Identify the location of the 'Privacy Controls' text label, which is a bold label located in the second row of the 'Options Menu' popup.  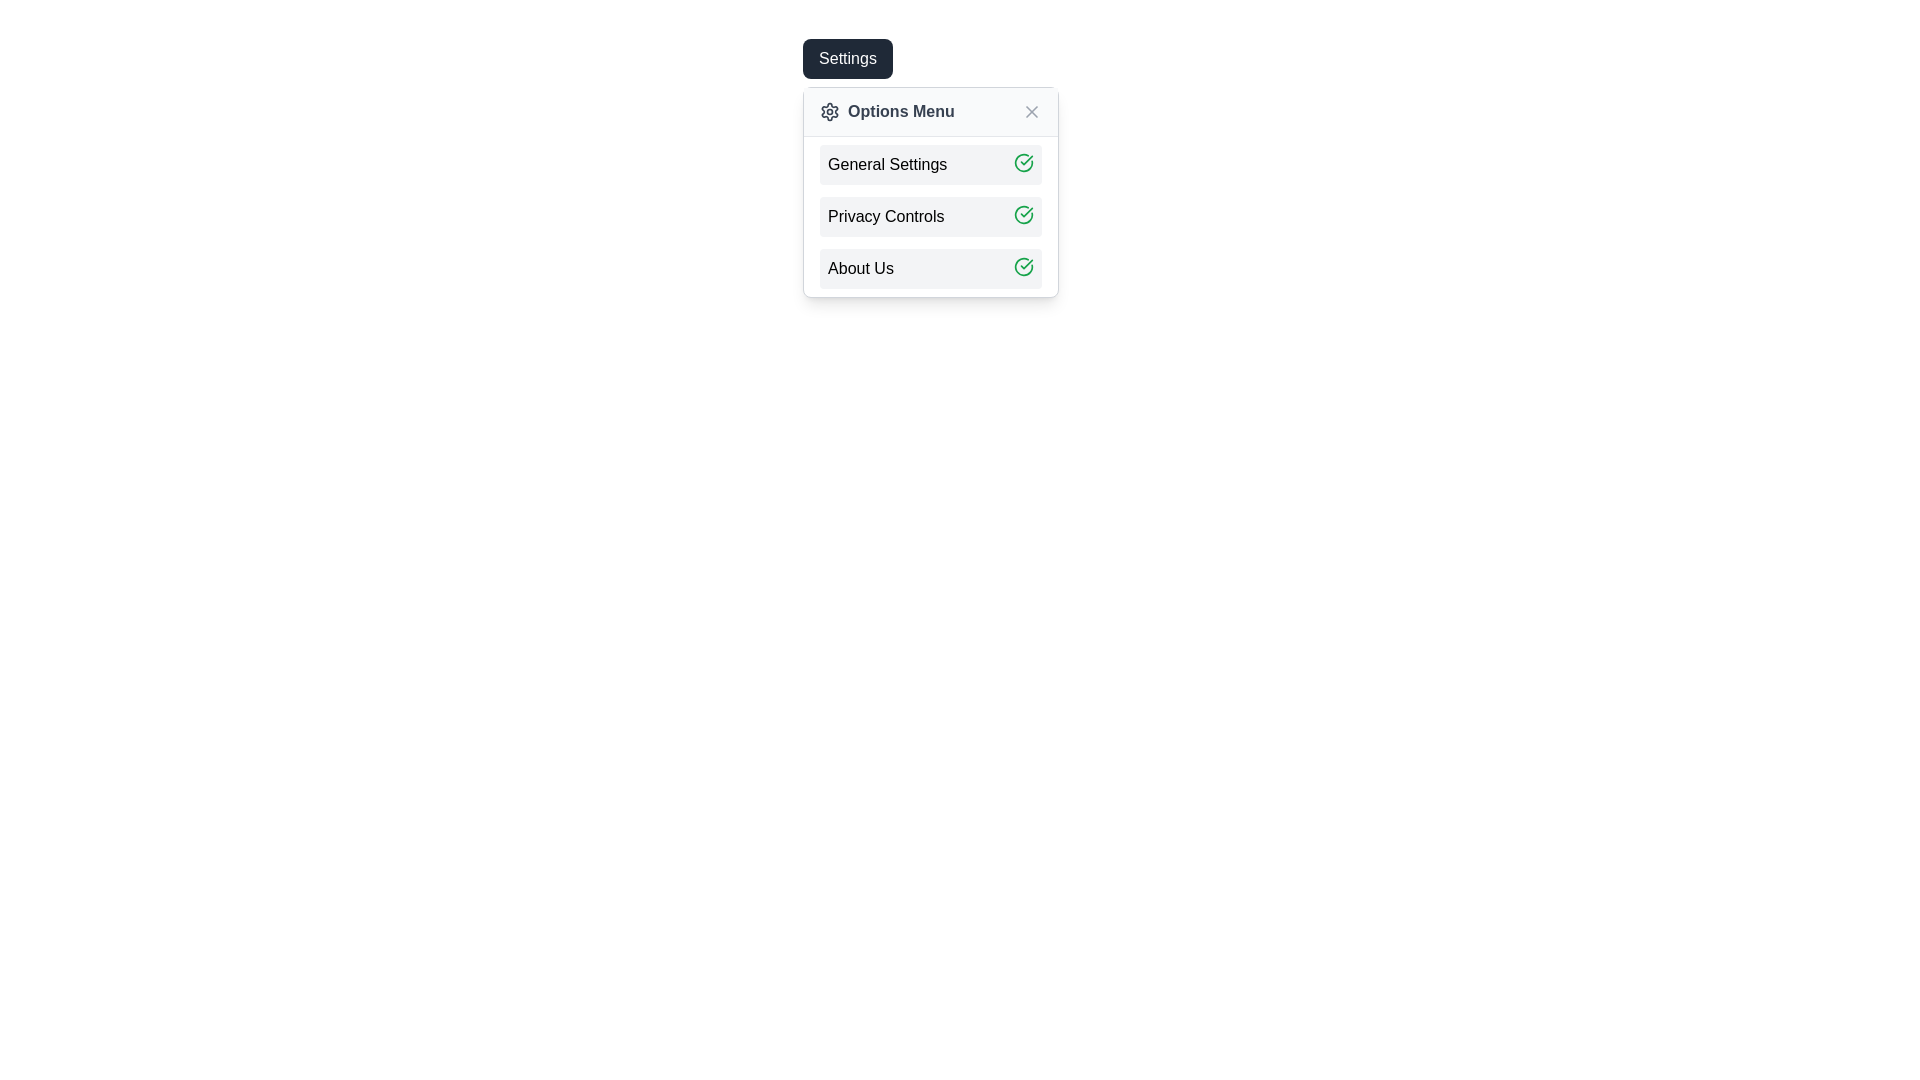
(885, 216).